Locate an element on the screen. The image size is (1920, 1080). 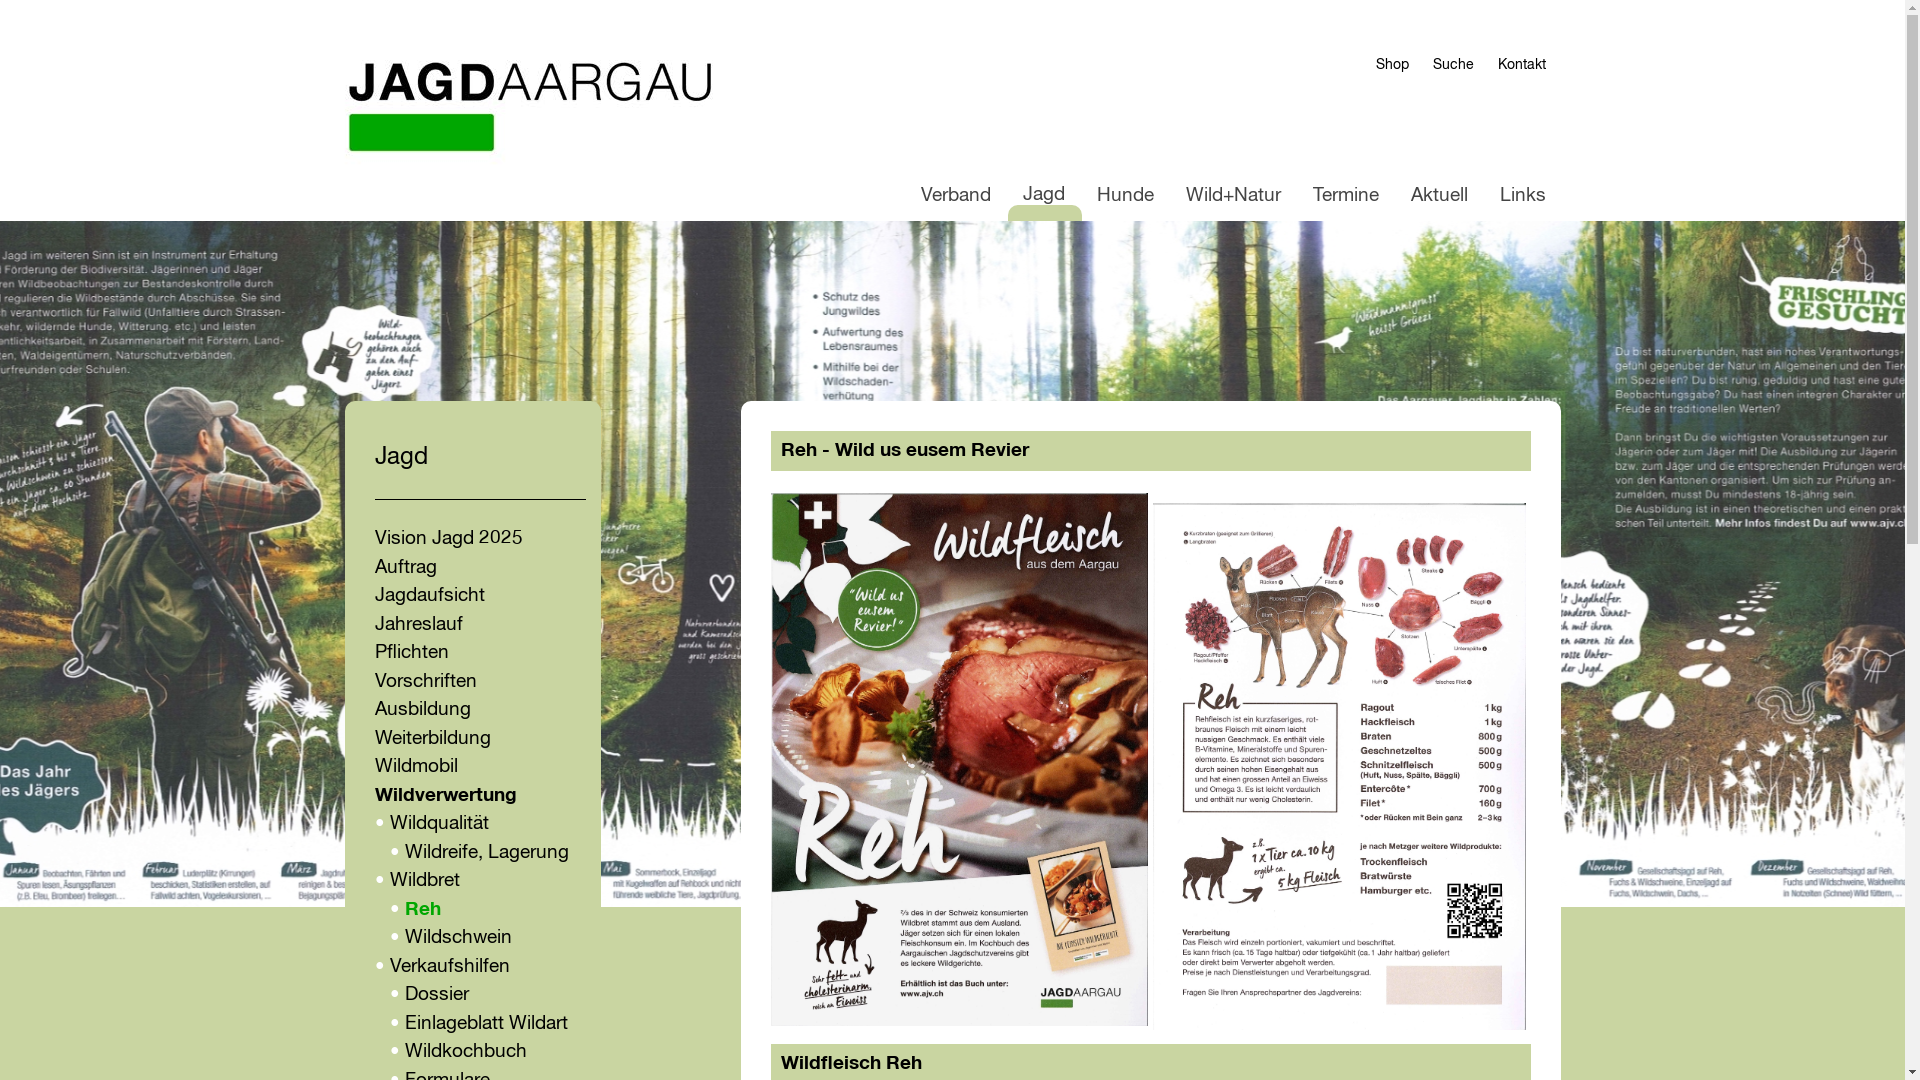
'Wildschwein' is located at coordinates (456, 937).